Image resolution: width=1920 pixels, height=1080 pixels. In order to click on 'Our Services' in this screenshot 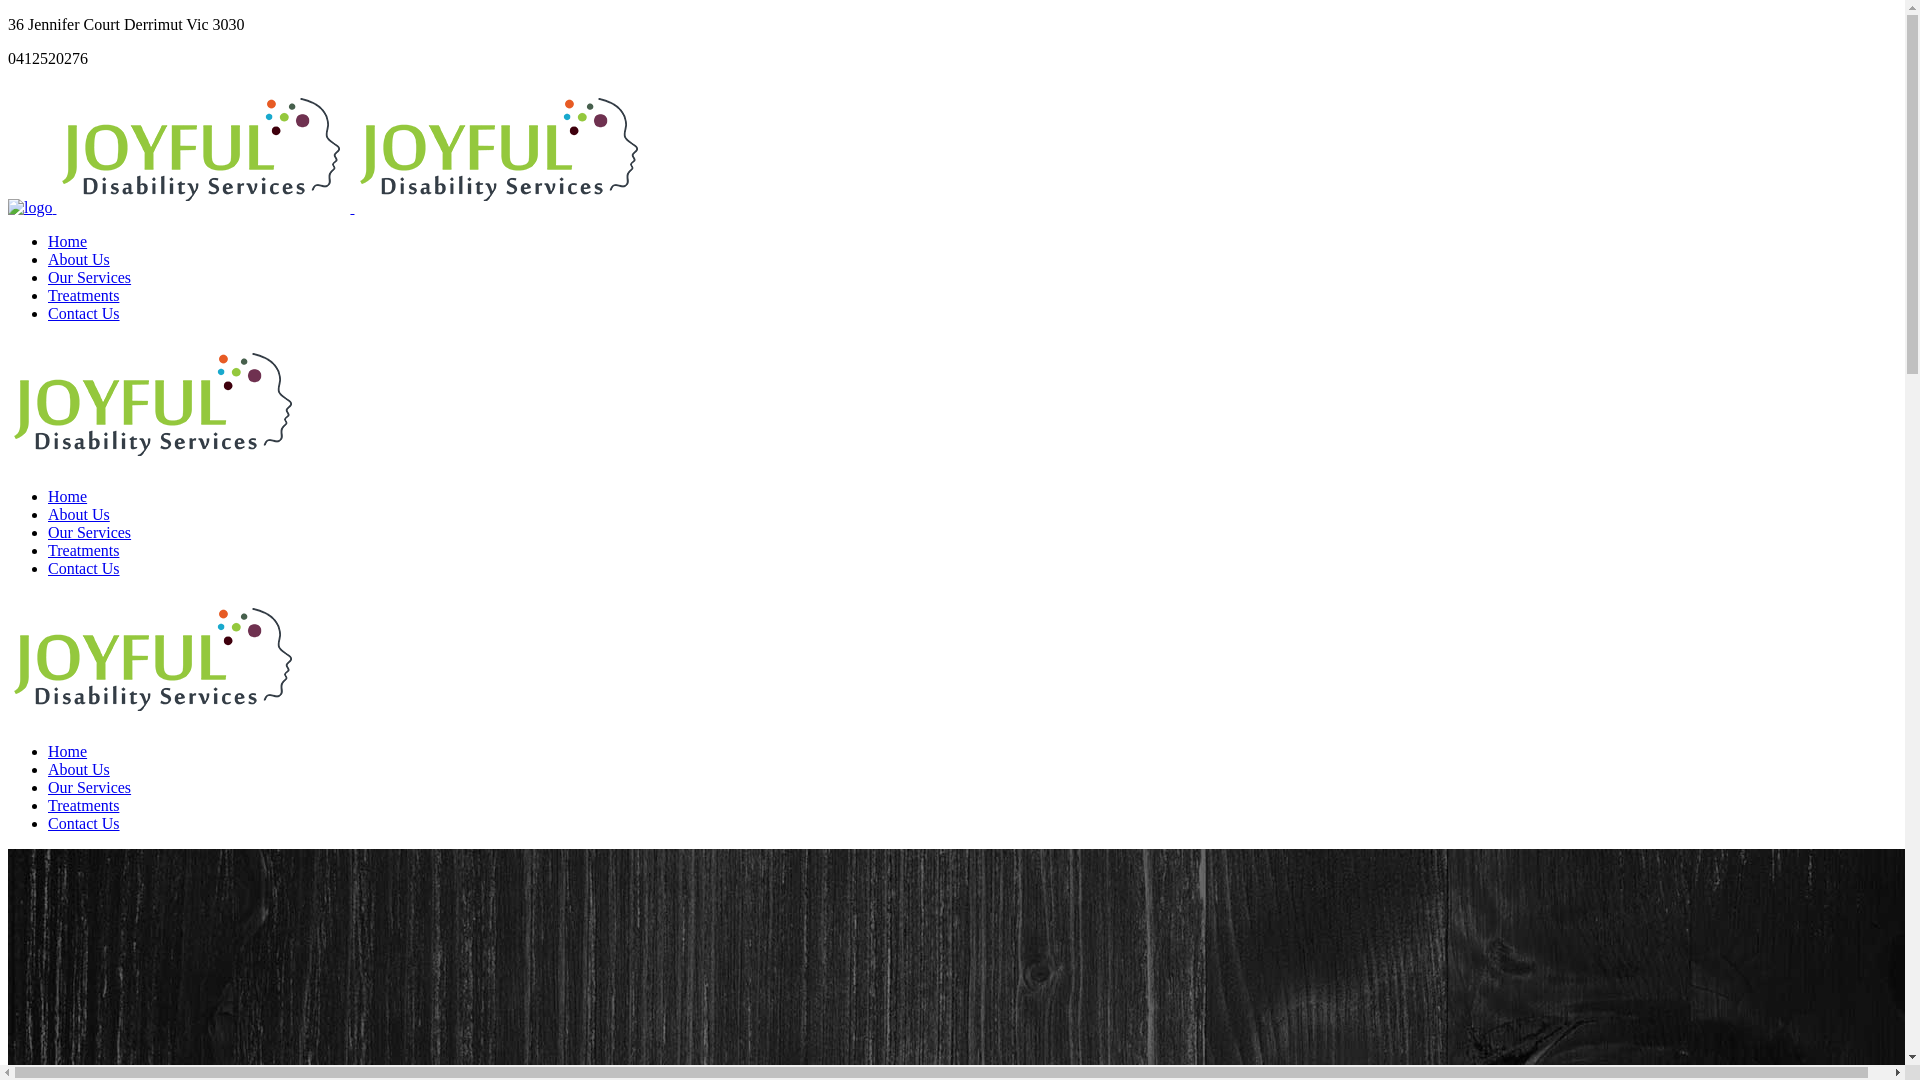, I will do `click(88, 531)`.